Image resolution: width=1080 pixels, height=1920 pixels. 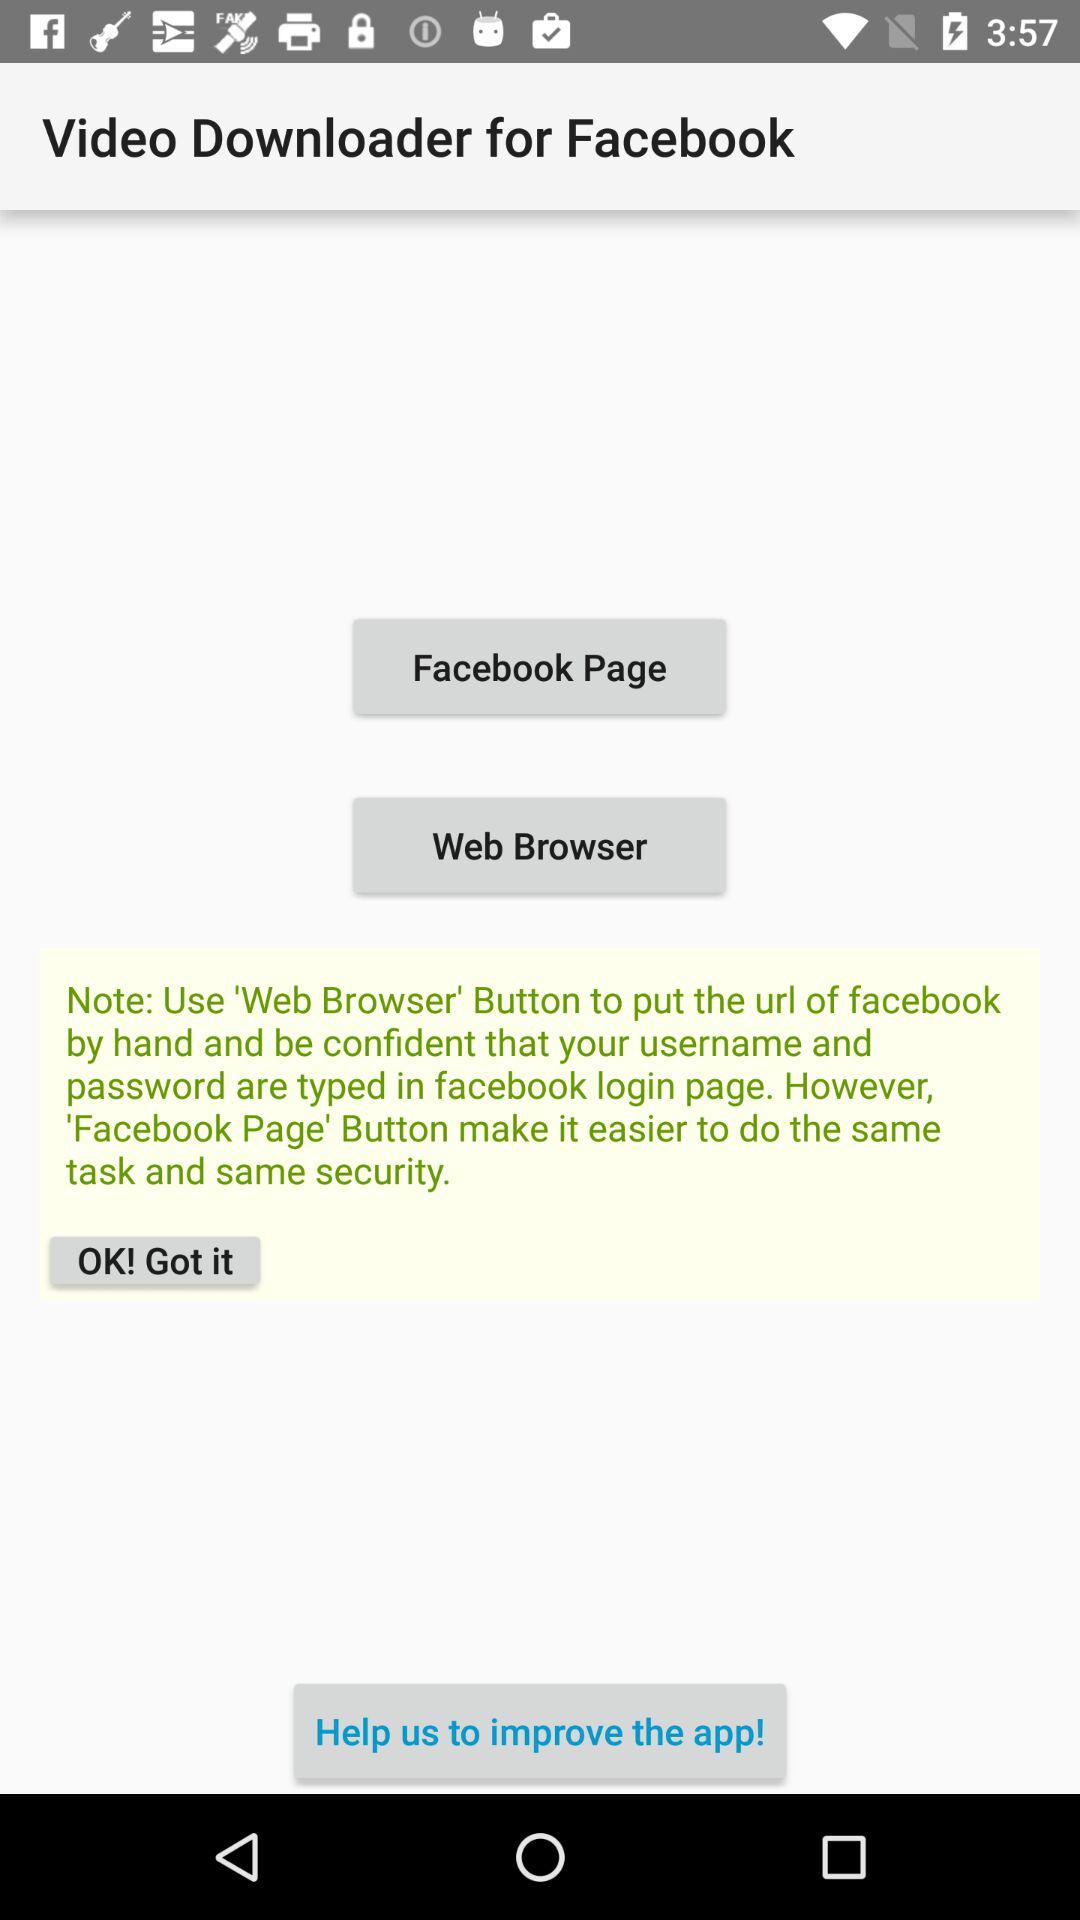 I want to click on item below the note use web item, so click(x=154, y=1259).